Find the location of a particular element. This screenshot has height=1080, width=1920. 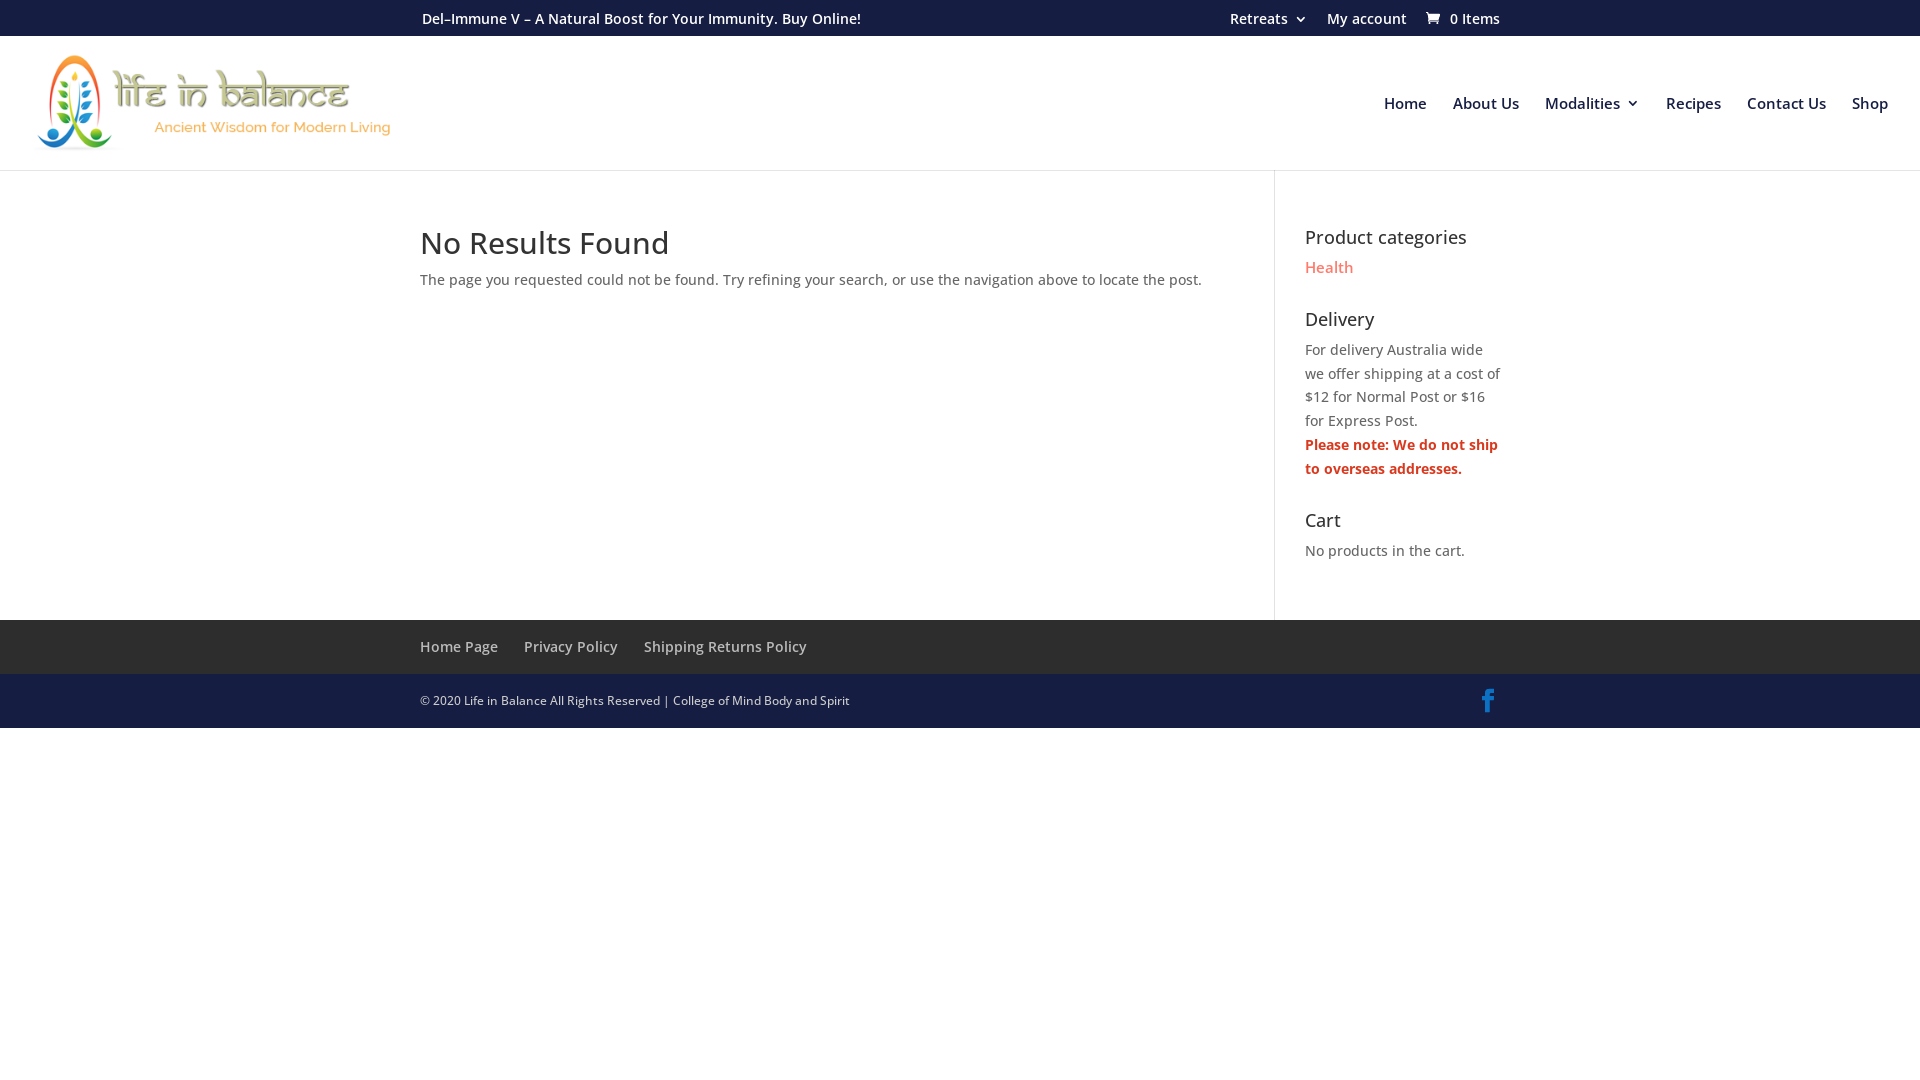

'About Us' is located at coordinates (1486, 132).